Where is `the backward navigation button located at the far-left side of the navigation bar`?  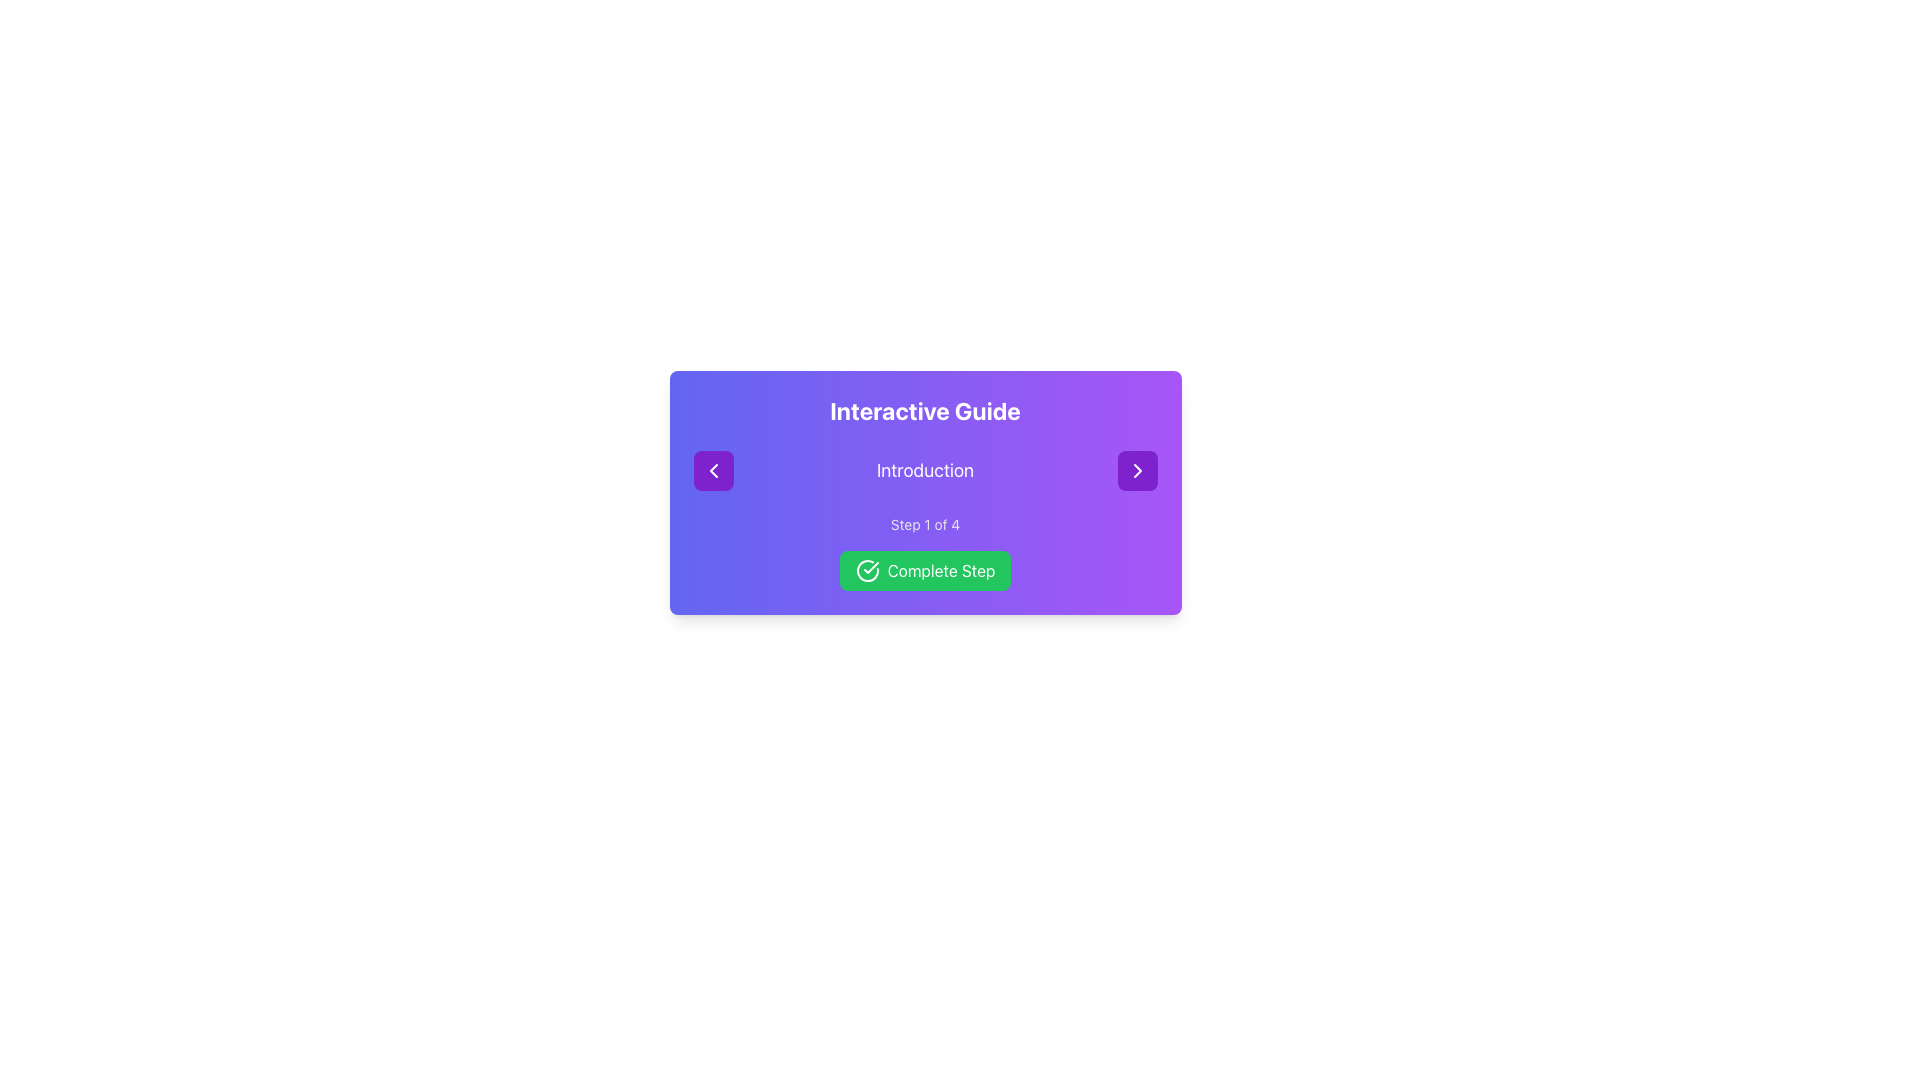
the backward navigation button located at the far-left side of the navigation bar is located at coordinates (713, 470).